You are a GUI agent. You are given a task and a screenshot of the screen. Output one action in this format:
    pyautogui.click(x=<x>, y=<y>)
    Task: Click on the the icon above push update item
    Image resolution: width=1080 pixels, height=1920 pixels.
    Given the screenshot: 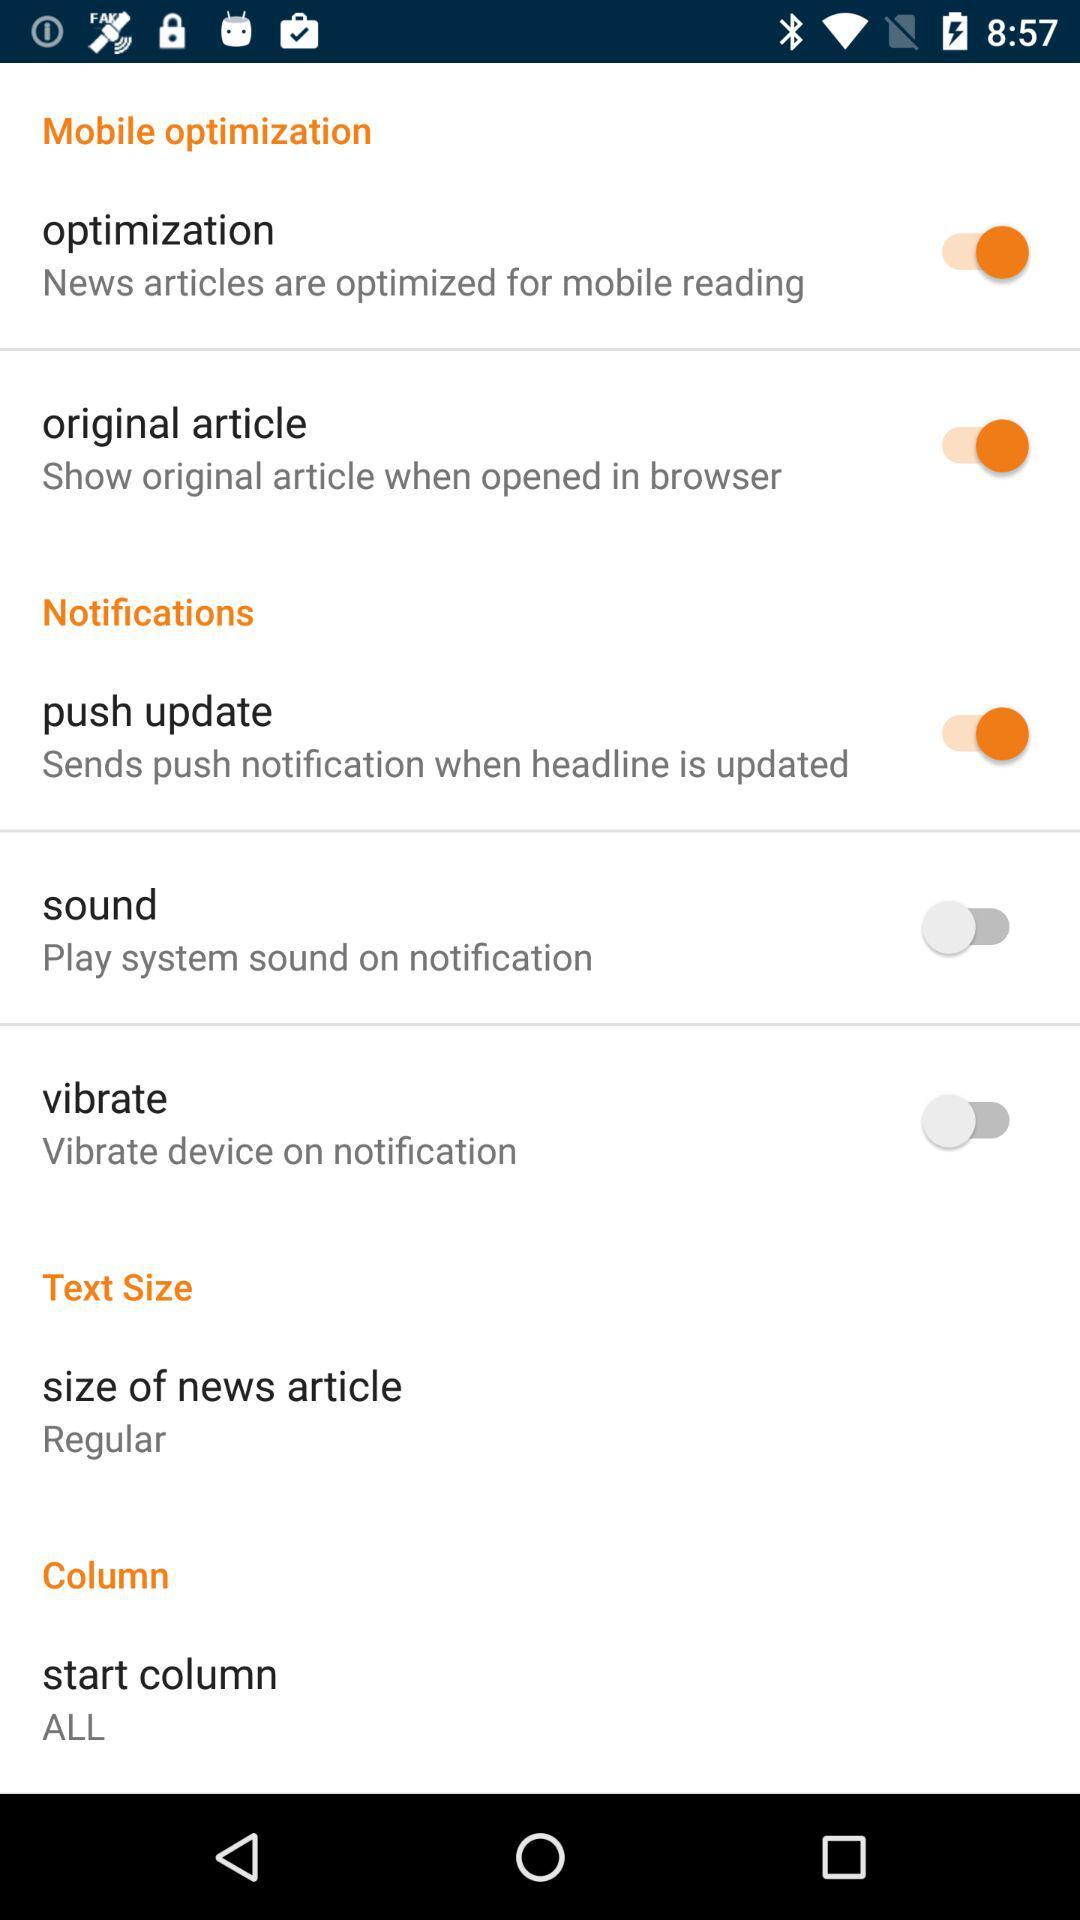 What is the action you would take?
    pyautogui.click(x=540, y=589)
    